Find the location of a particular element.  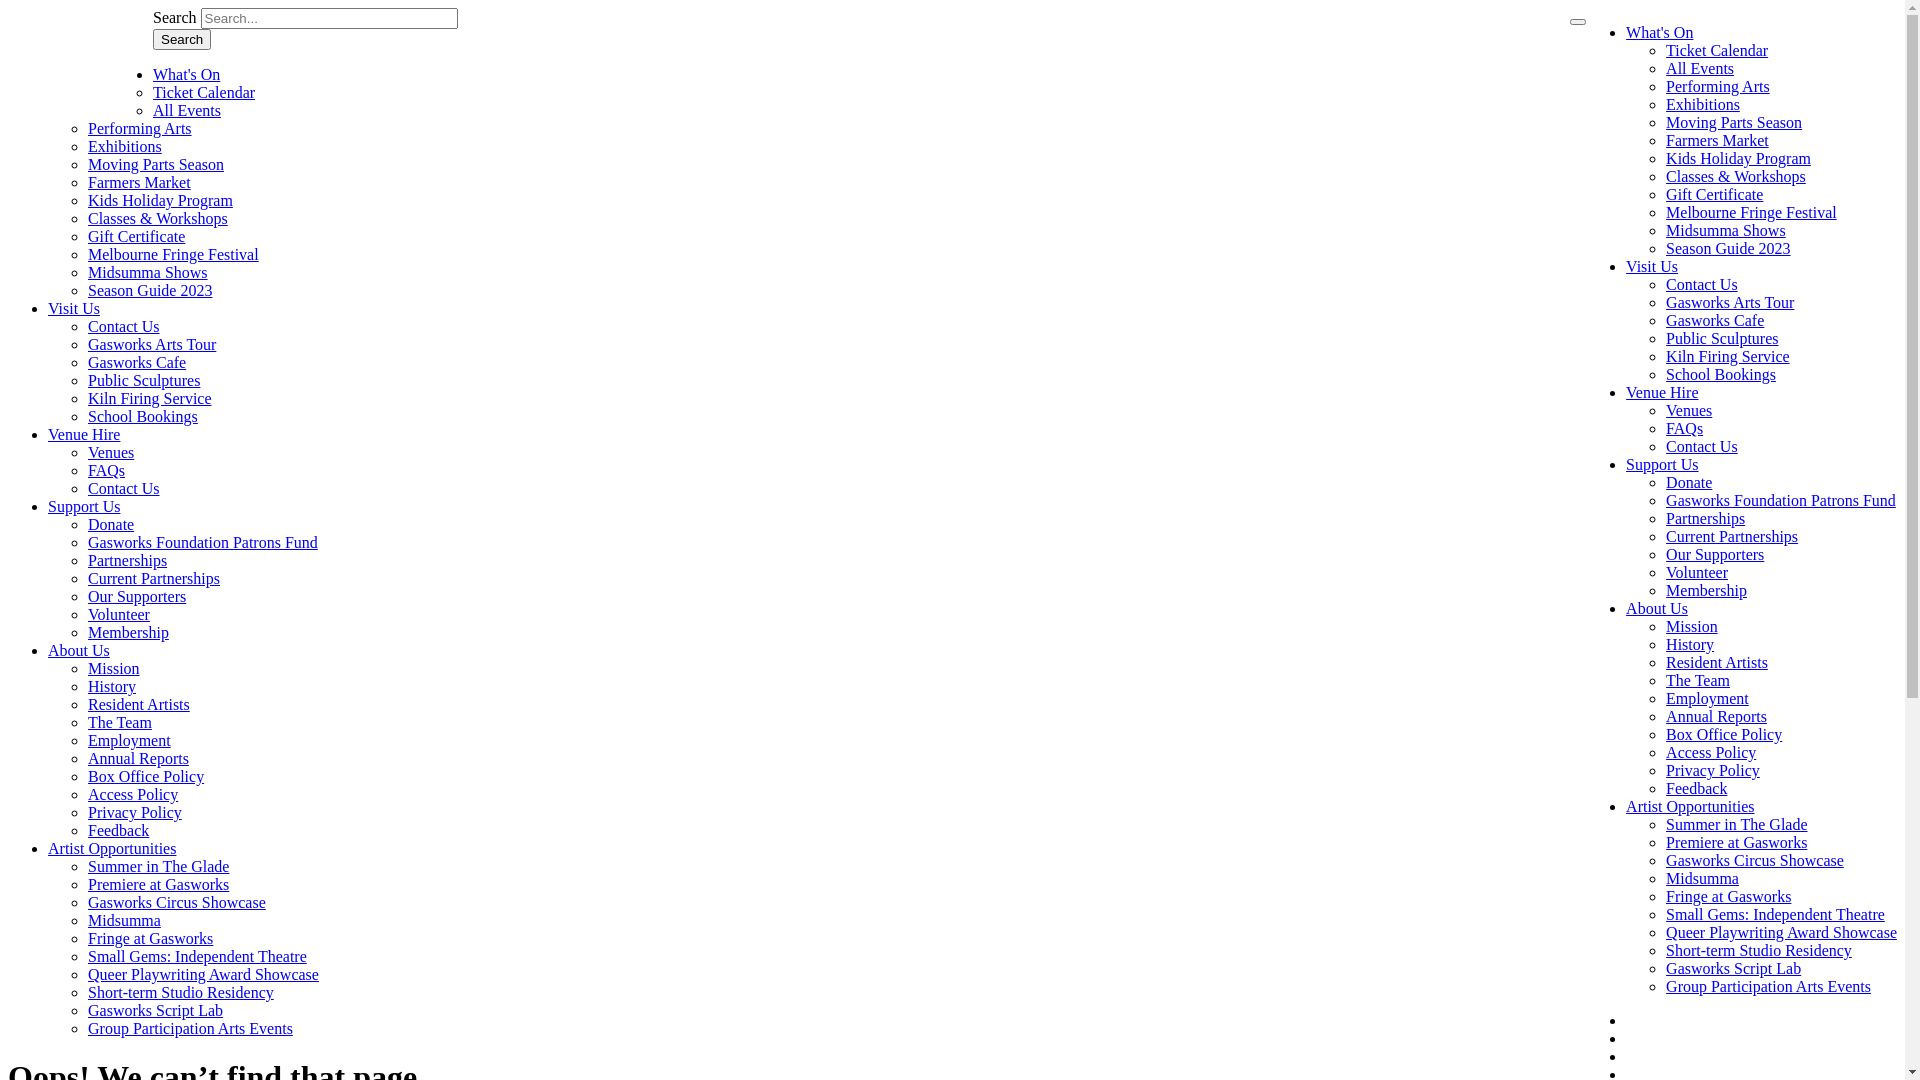

'Gasworks Arts Tour' is located at coordinates (151, 343).